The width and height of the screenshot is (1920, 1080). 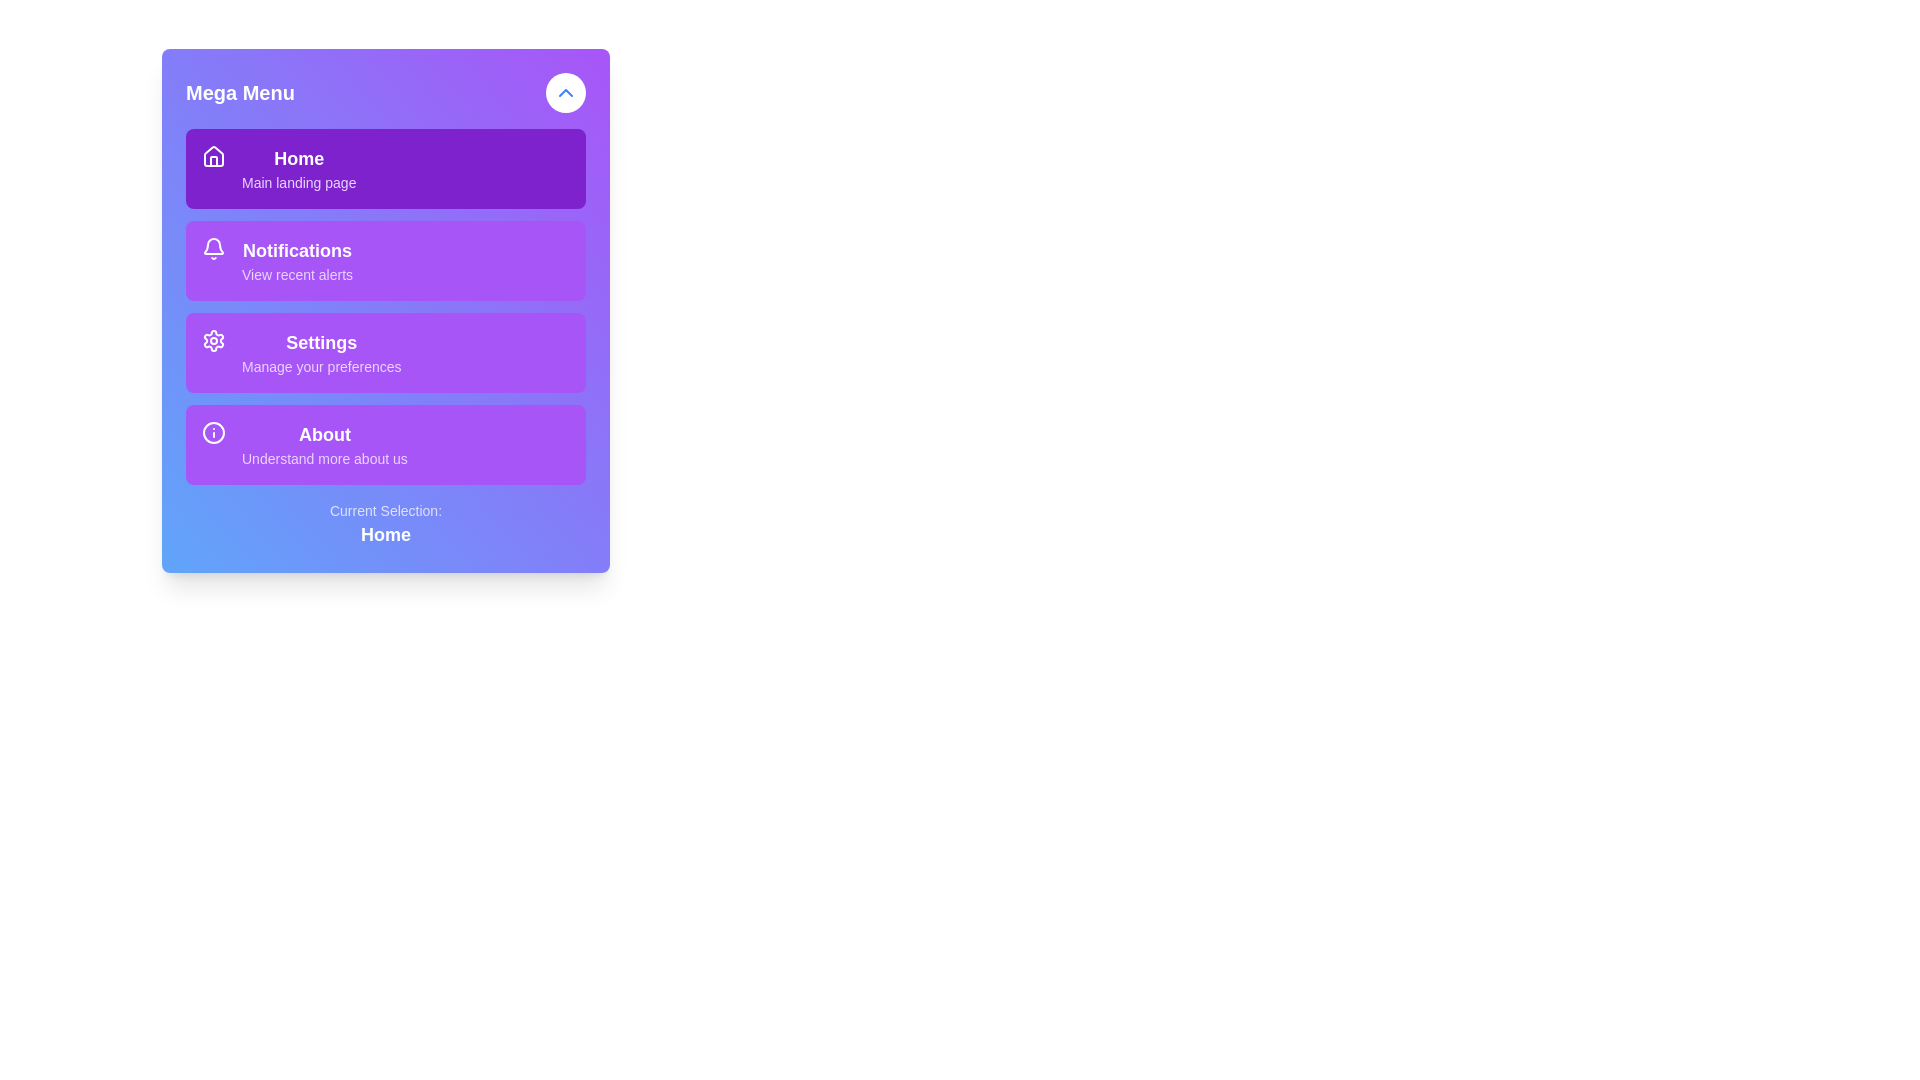 I want to click on the small house icon located on the left side of the 'Home' menu item in the mega menu, which has a white outline and a purple background, so click(x=214, y=156).